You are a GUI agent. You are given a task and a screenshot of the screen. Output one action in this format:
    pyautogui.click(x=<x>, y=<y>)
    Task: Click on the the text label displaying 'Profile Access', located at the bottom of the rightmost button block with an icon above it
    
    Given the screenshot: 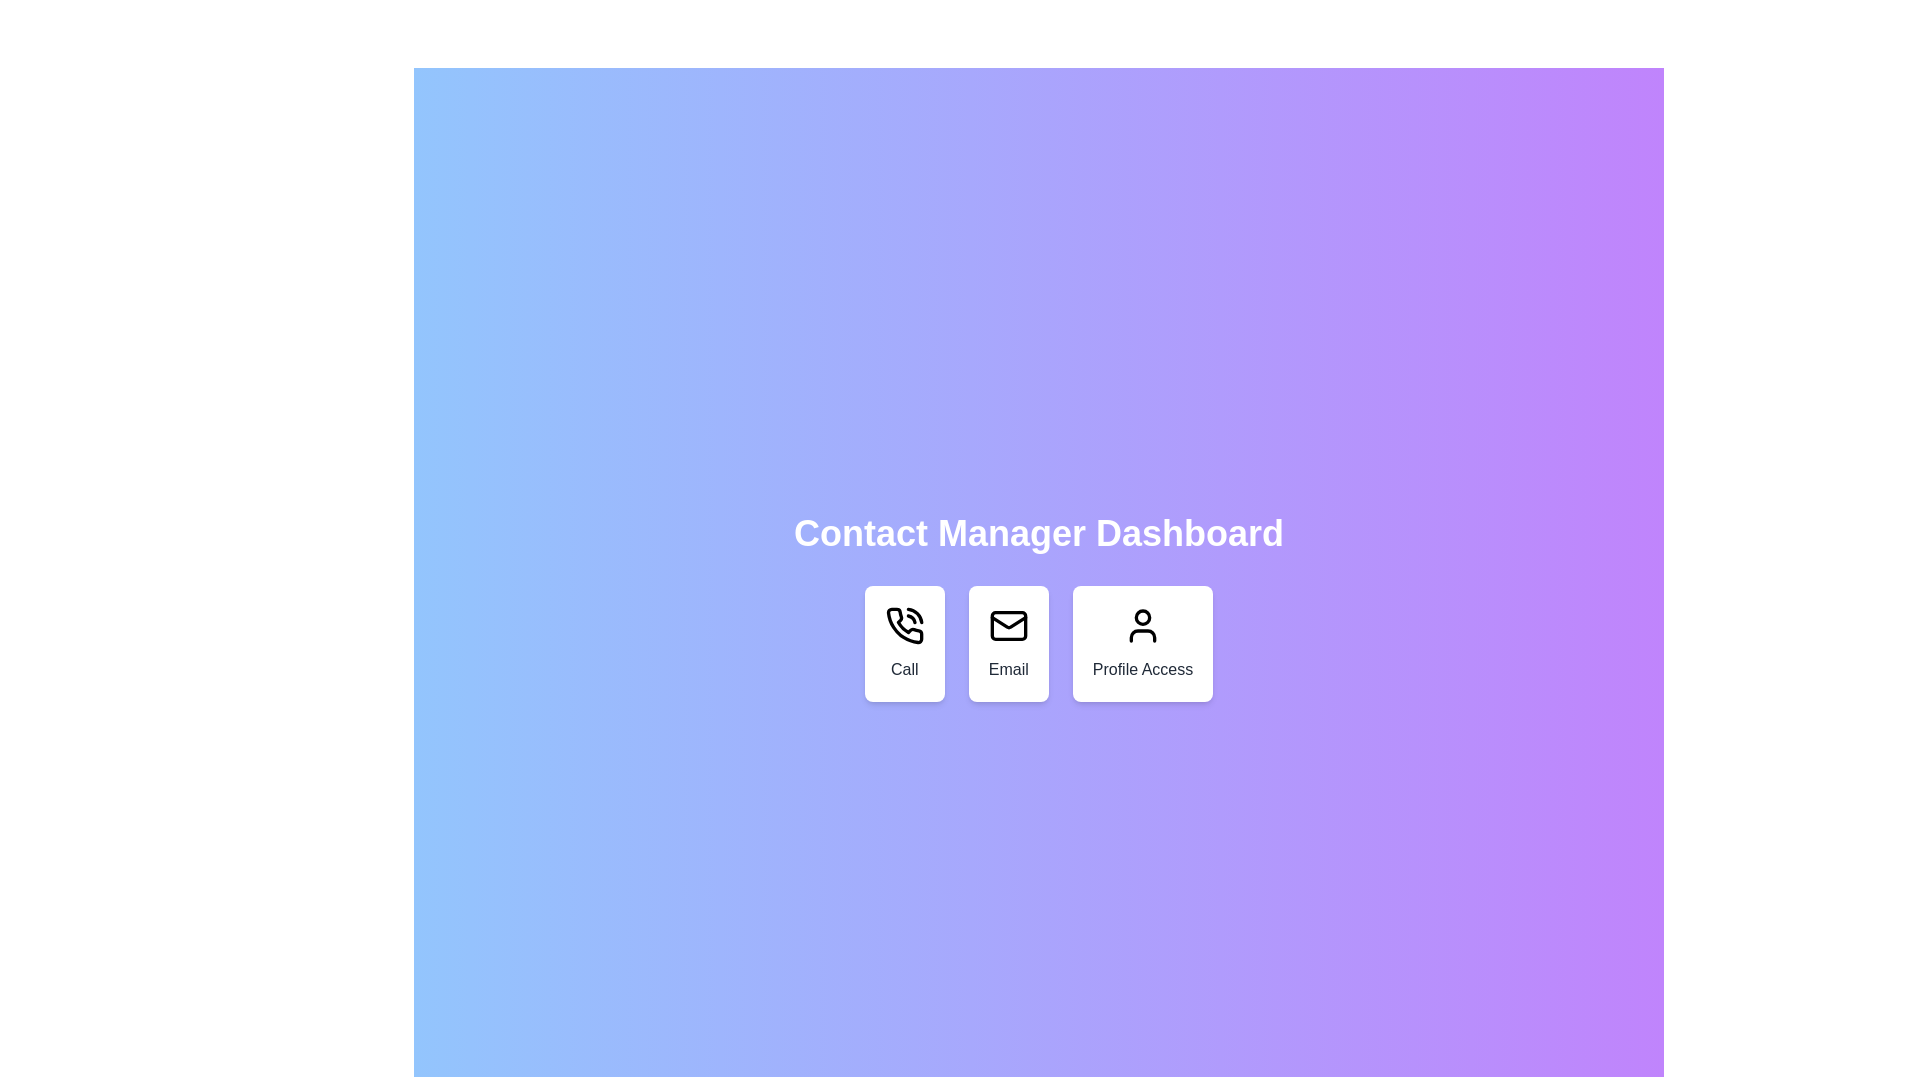 What is the action you would take?
    pyautogui.click(x=1142, y=670)
    